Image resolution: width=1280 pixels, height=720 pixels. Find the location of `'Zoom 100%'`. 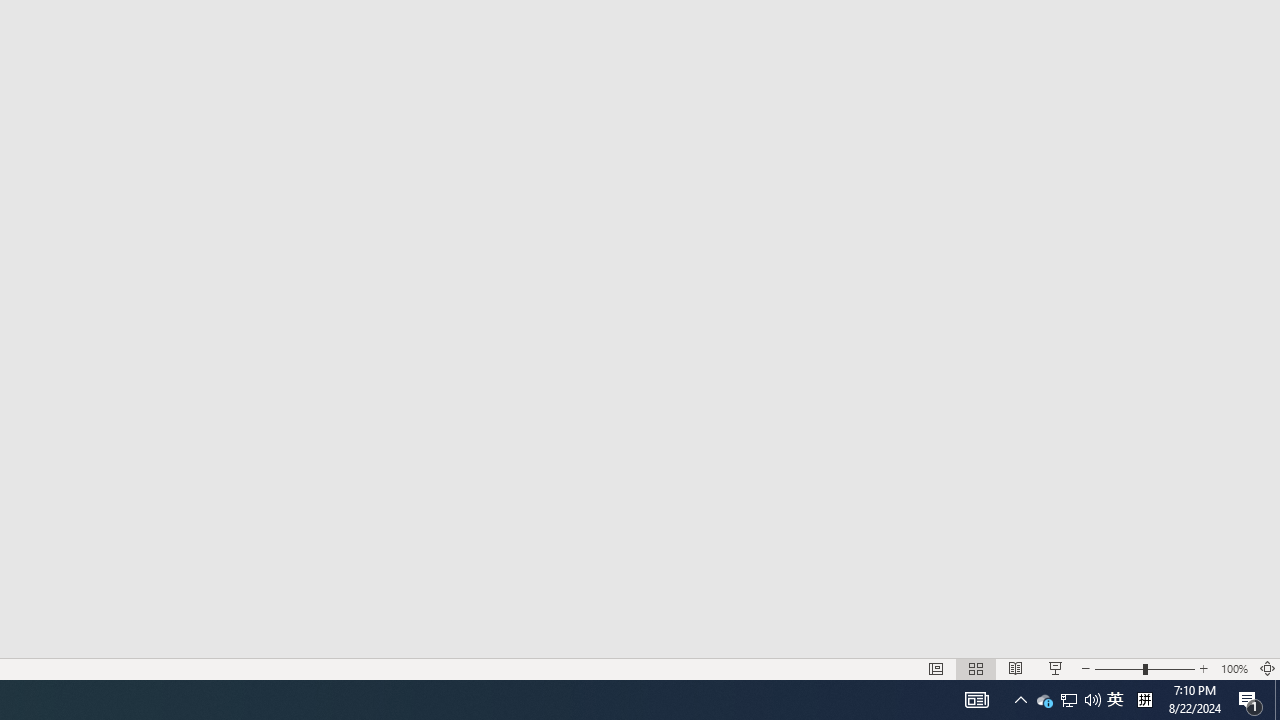

'Zoom 100%' is located at coordinates (1233, 669).